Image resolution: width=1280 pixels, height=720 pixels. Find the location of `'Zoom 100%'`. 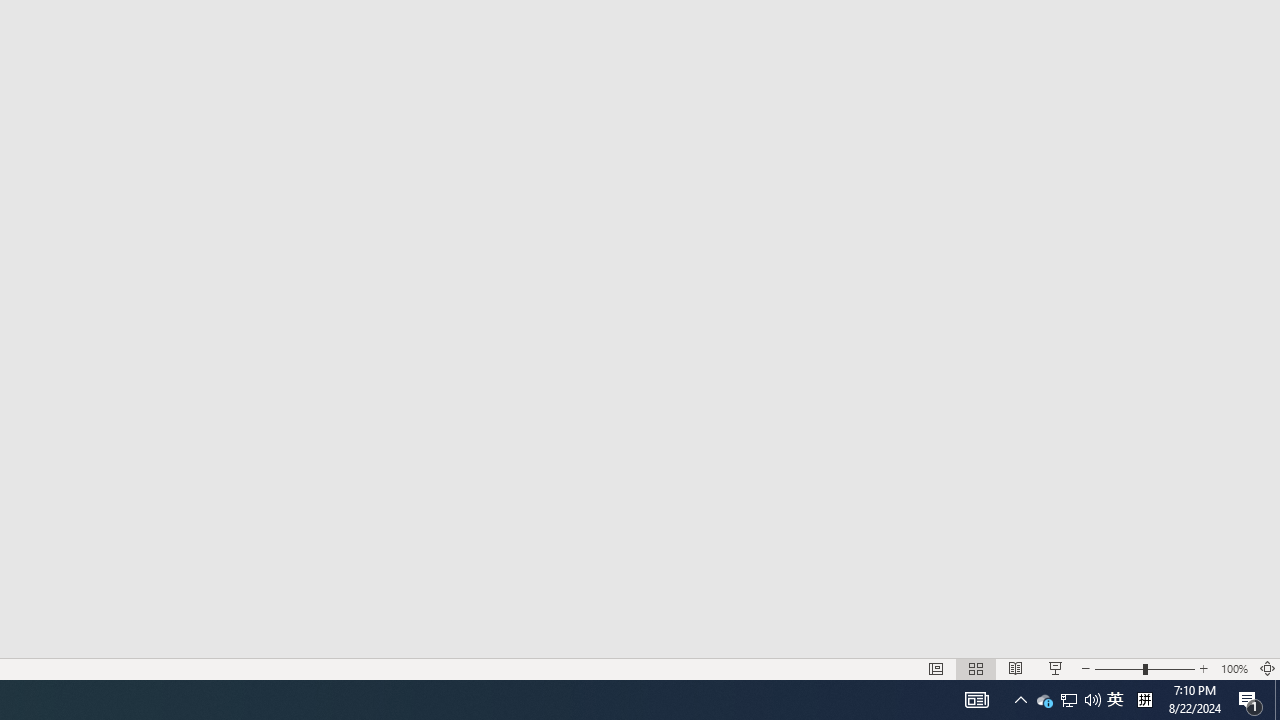

'Zoom 100%' is located at coordinates (1233, 669).